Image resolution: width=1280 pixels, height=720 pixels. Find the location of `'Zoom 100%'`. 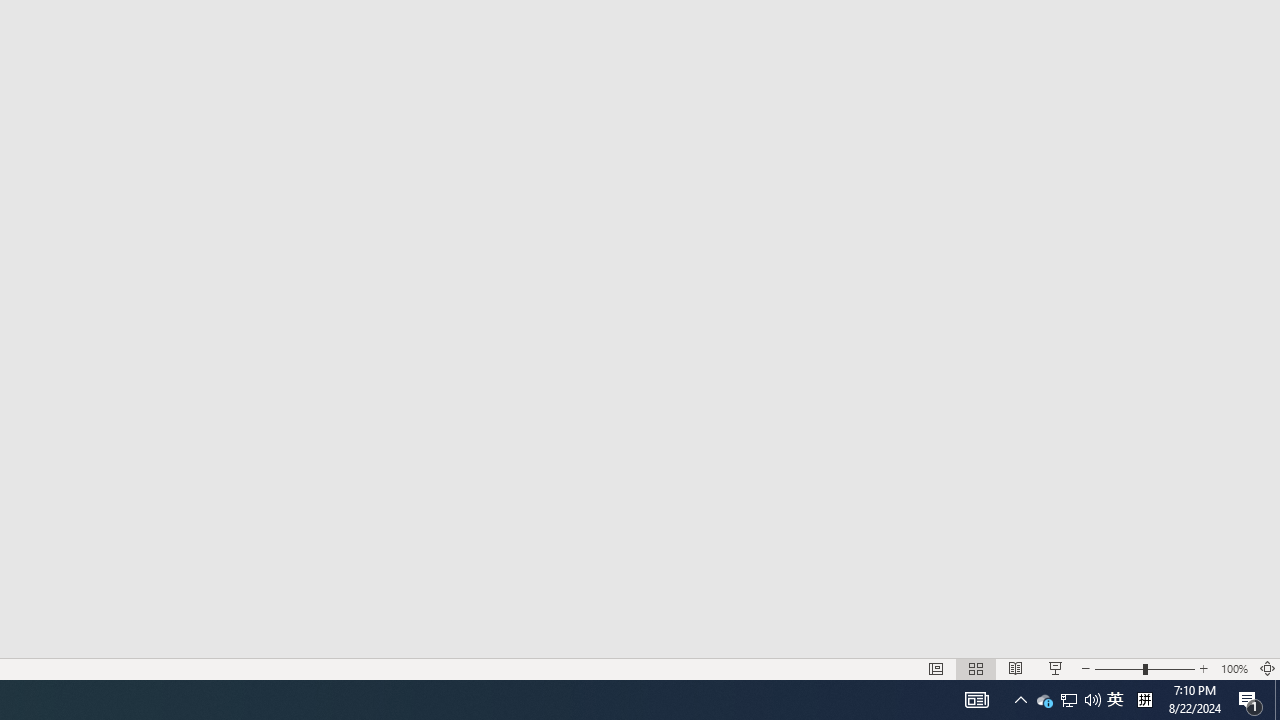

'Zoom 100%' is located at coordinates (1233, 669).